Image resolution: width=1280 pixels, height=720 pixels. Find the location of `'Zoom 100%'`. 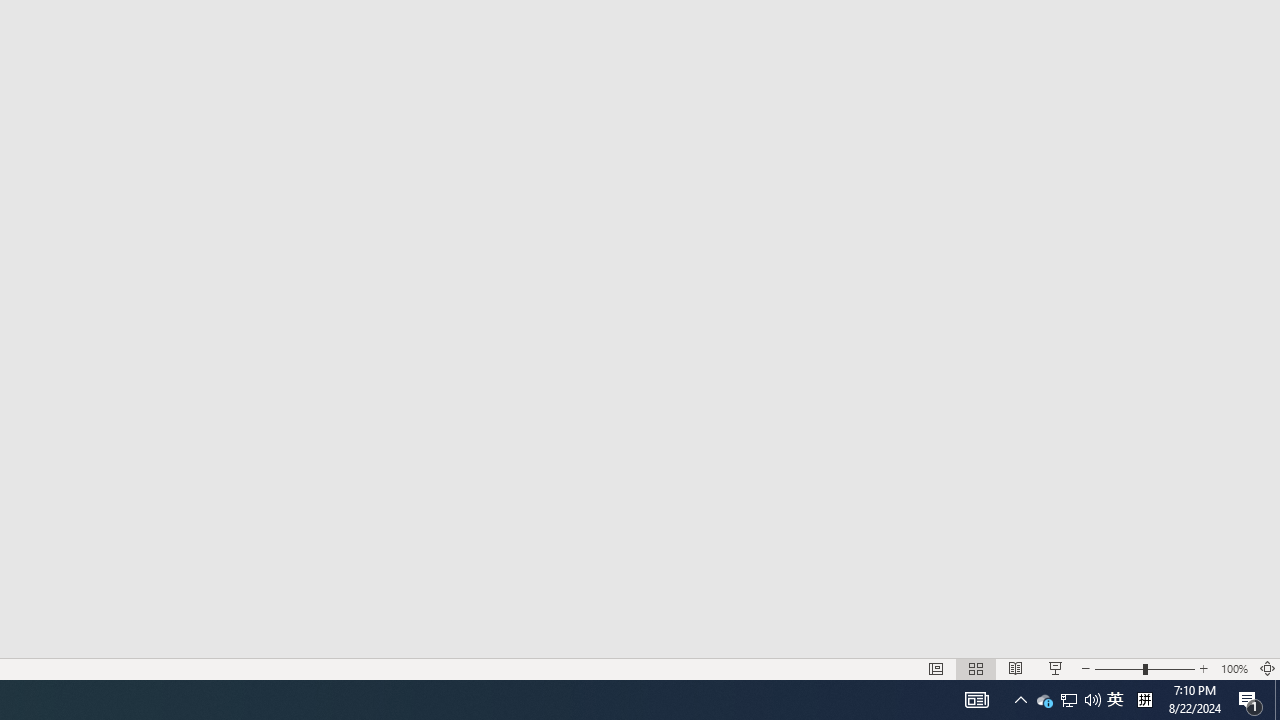

'Zoom 100%' is located at coordinates (1233, 669).